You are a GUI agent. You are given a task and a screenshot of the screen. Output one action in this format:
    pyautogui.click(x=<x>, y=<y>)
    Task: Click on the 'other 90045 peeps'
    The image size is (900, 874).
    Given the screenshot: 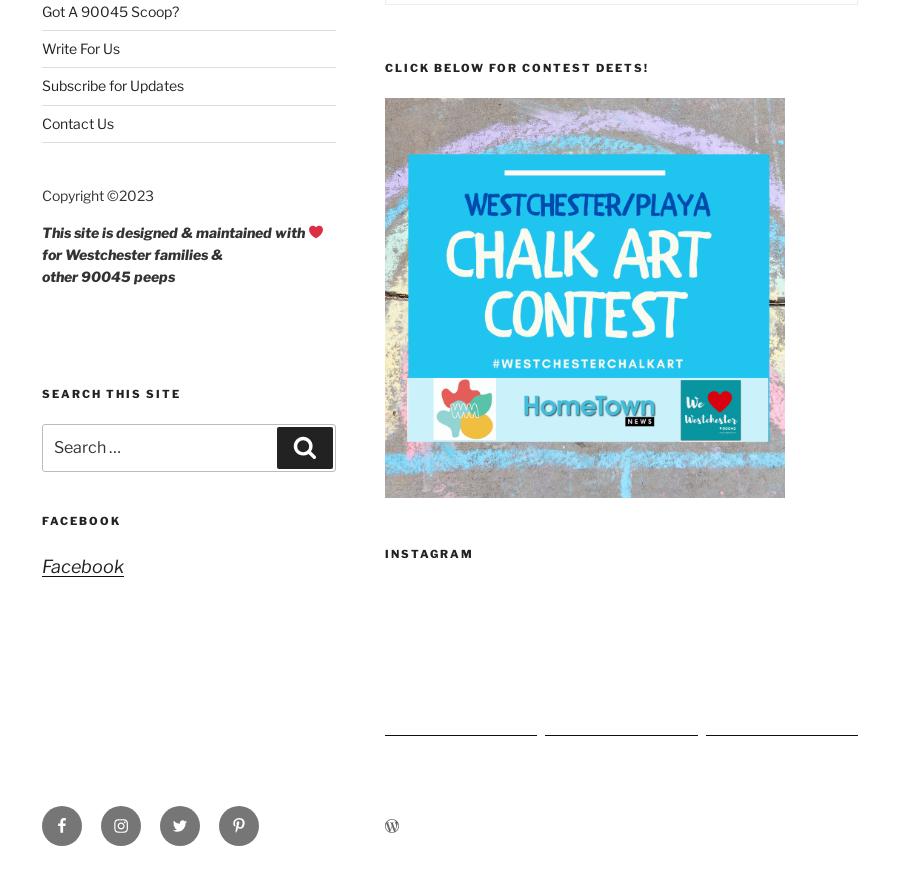 What is the action you would take?
    pyautogui.click(x=107, y=276)
    